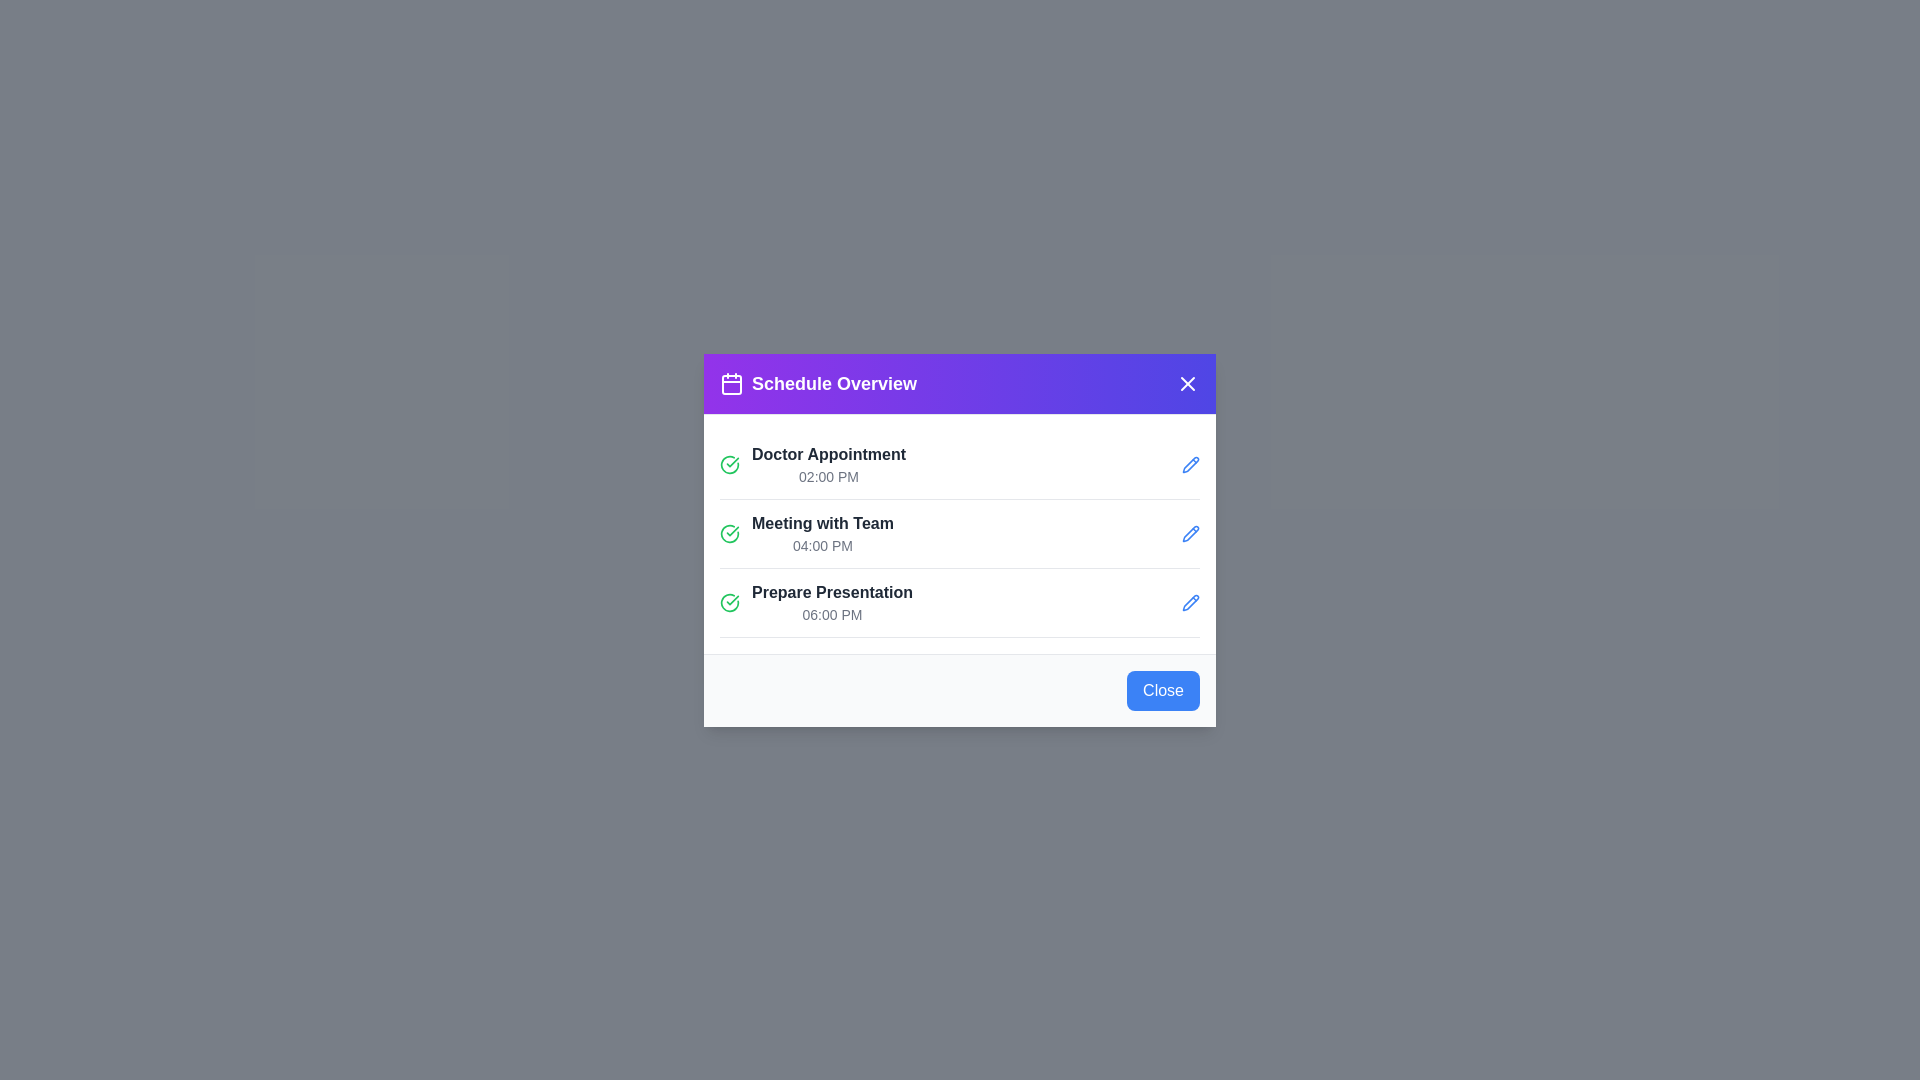  What do you see at coordinates (728, 532) in the screenshot?
I see `the status icon representing 'Meeting with Team' scheduled at '04:00 PM', located in the second row of the schedule list` at bounding box center [728, 532].